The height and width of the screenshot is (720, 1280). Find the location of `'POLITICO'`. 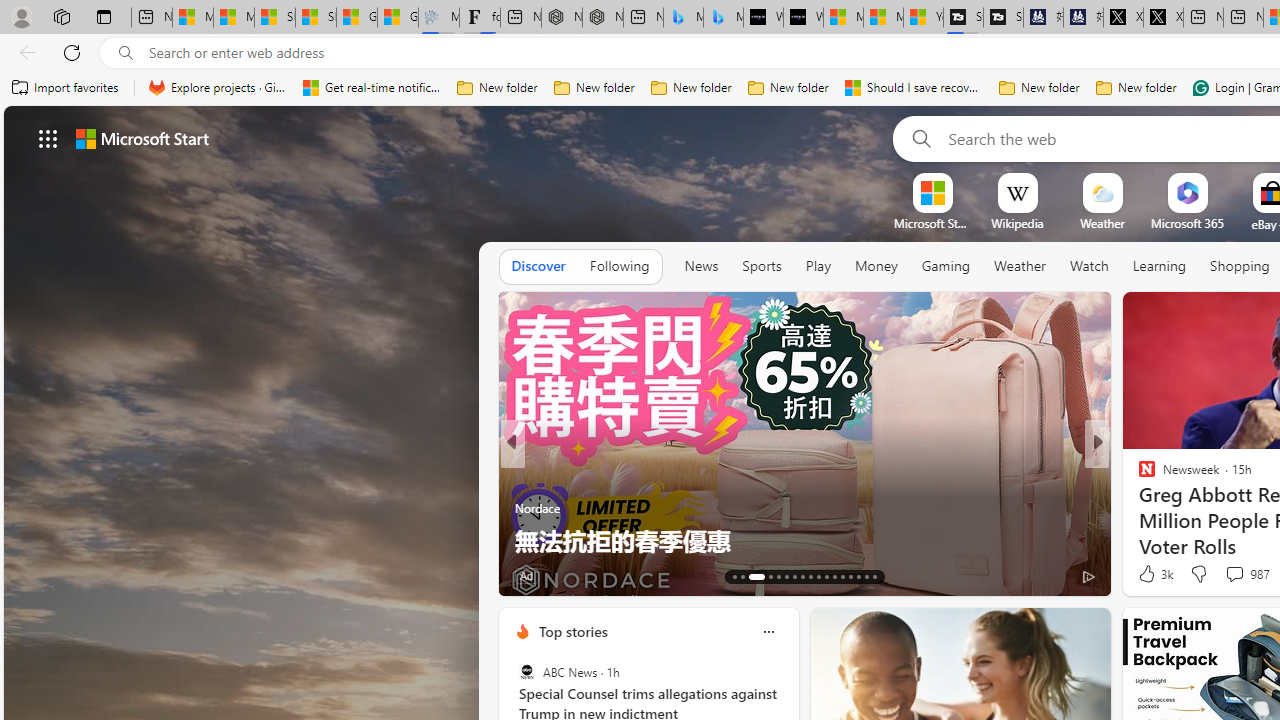

'POLITICO' is located at coordinates (1138, 475).